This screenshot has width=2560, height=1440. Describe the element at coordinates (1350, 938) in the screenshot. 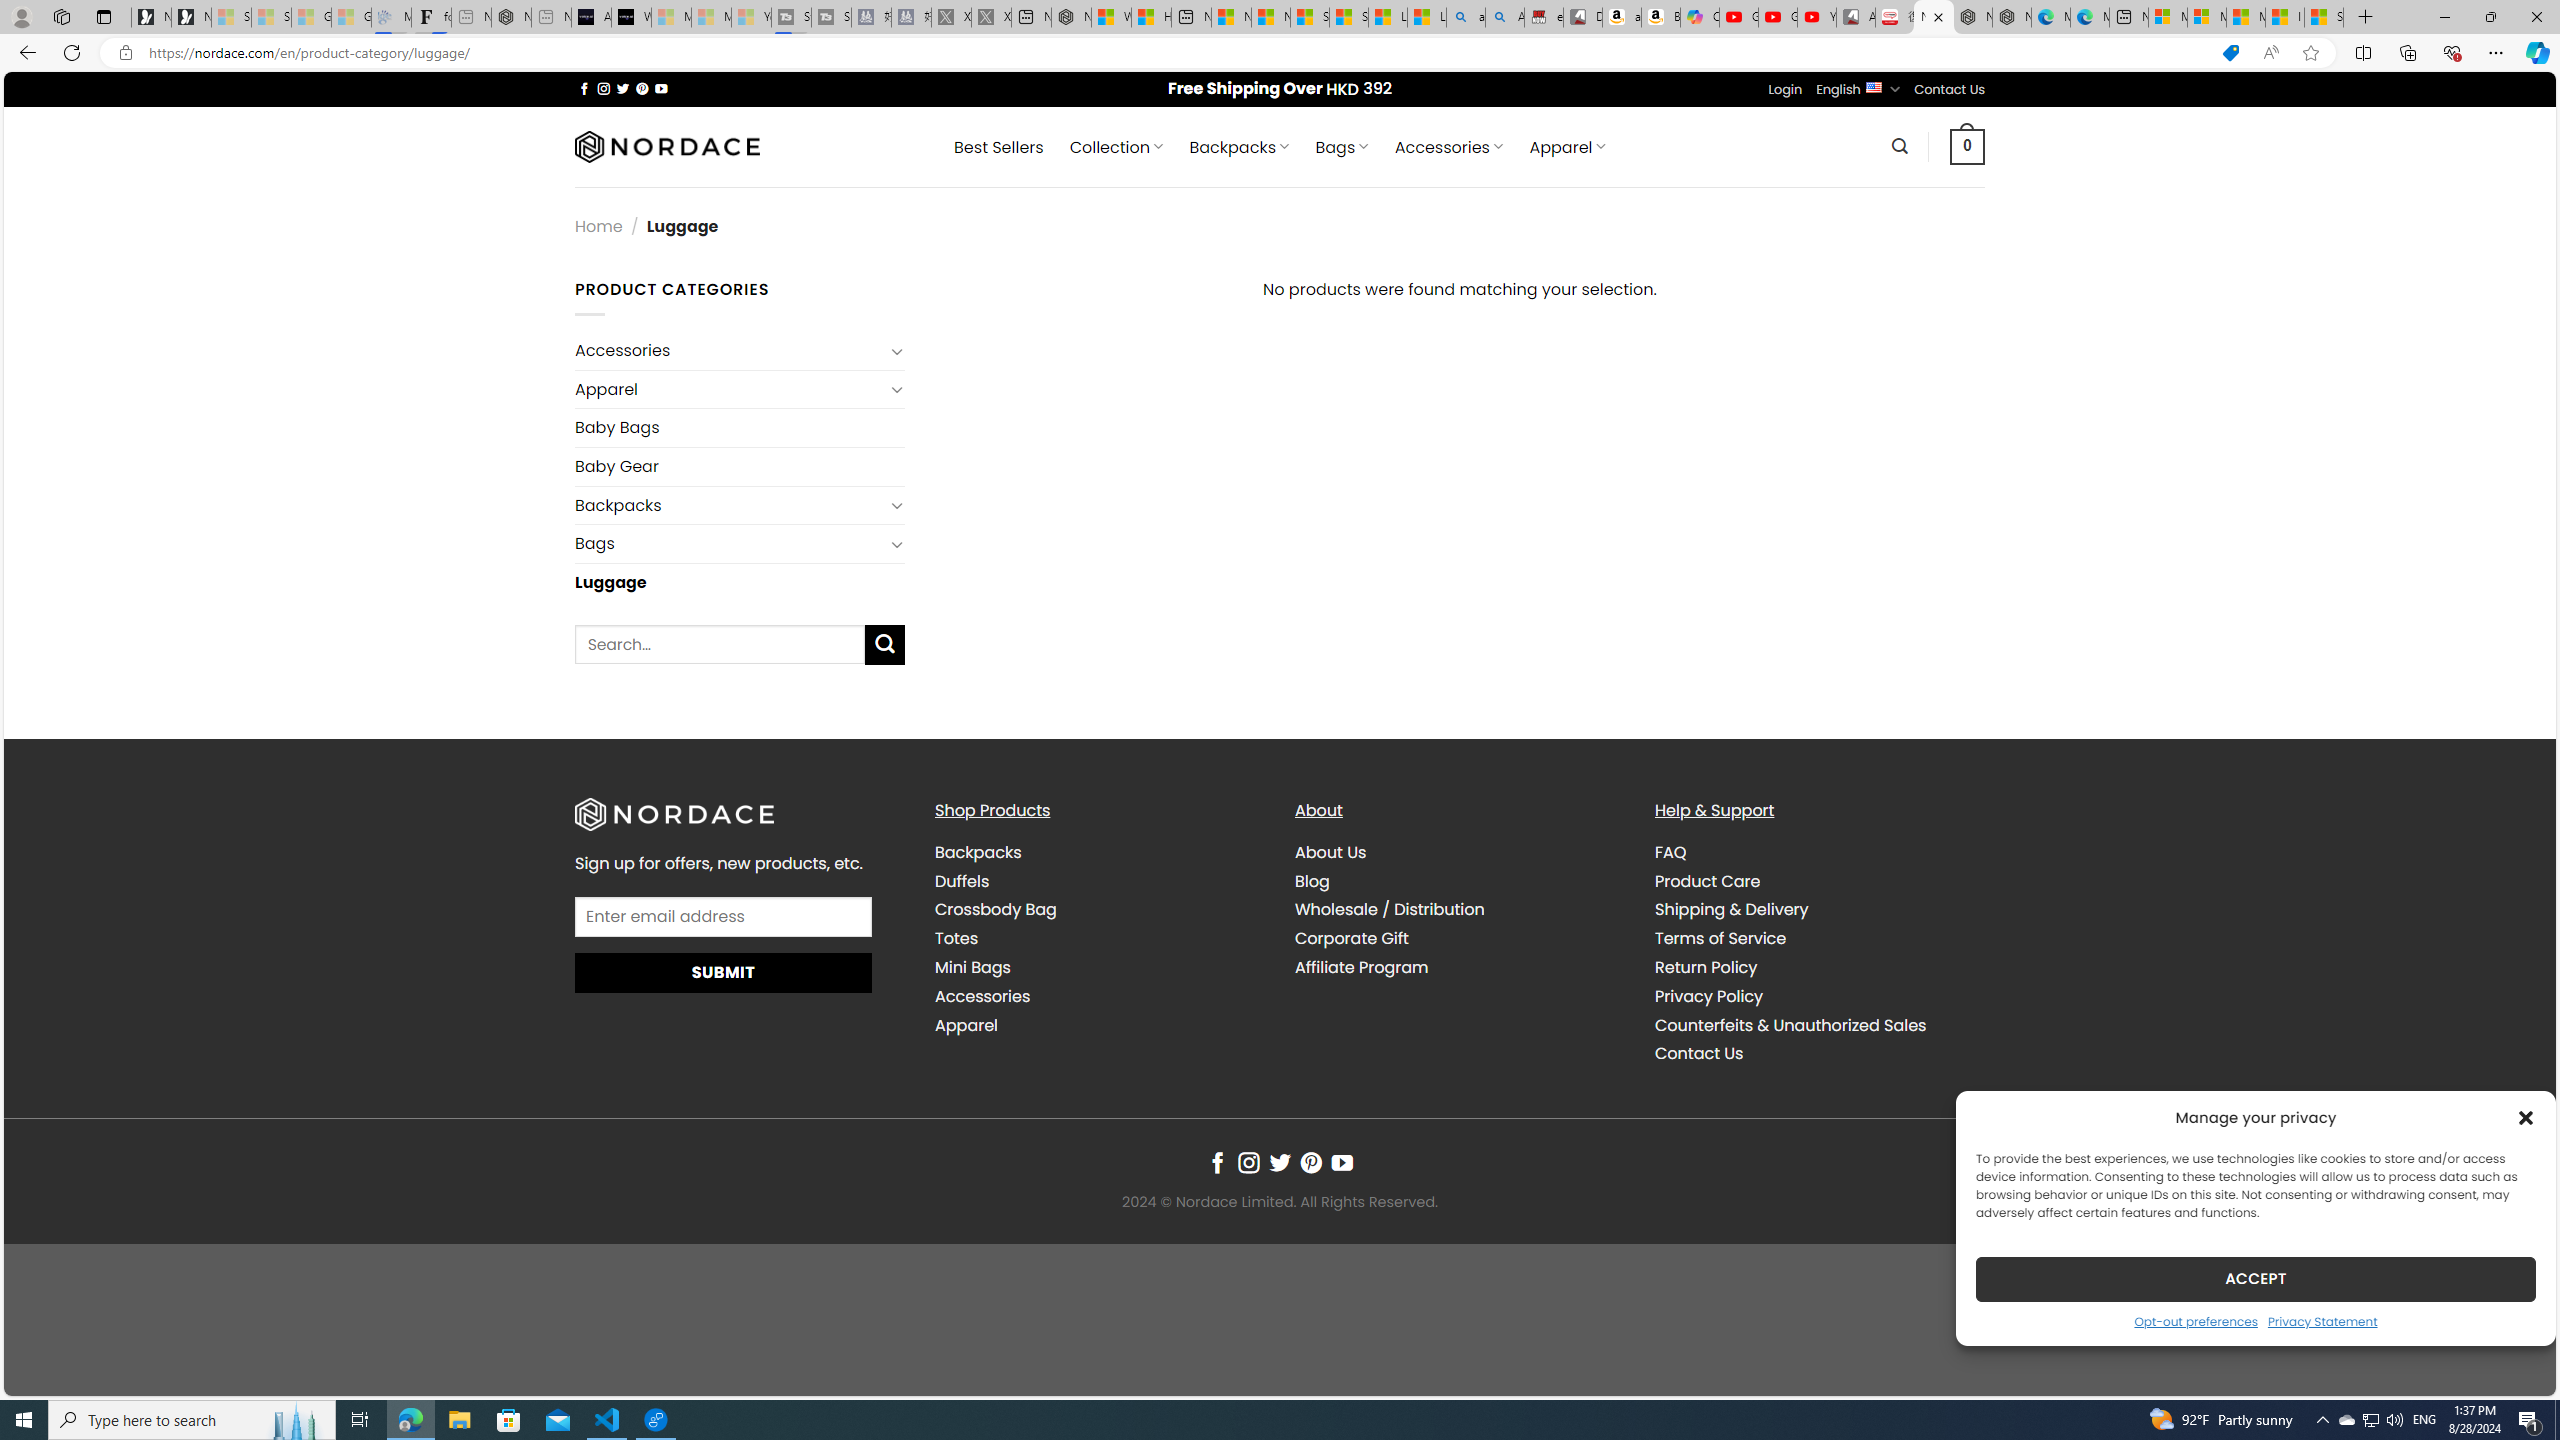

I see `'Corporate Gift'` at that location.